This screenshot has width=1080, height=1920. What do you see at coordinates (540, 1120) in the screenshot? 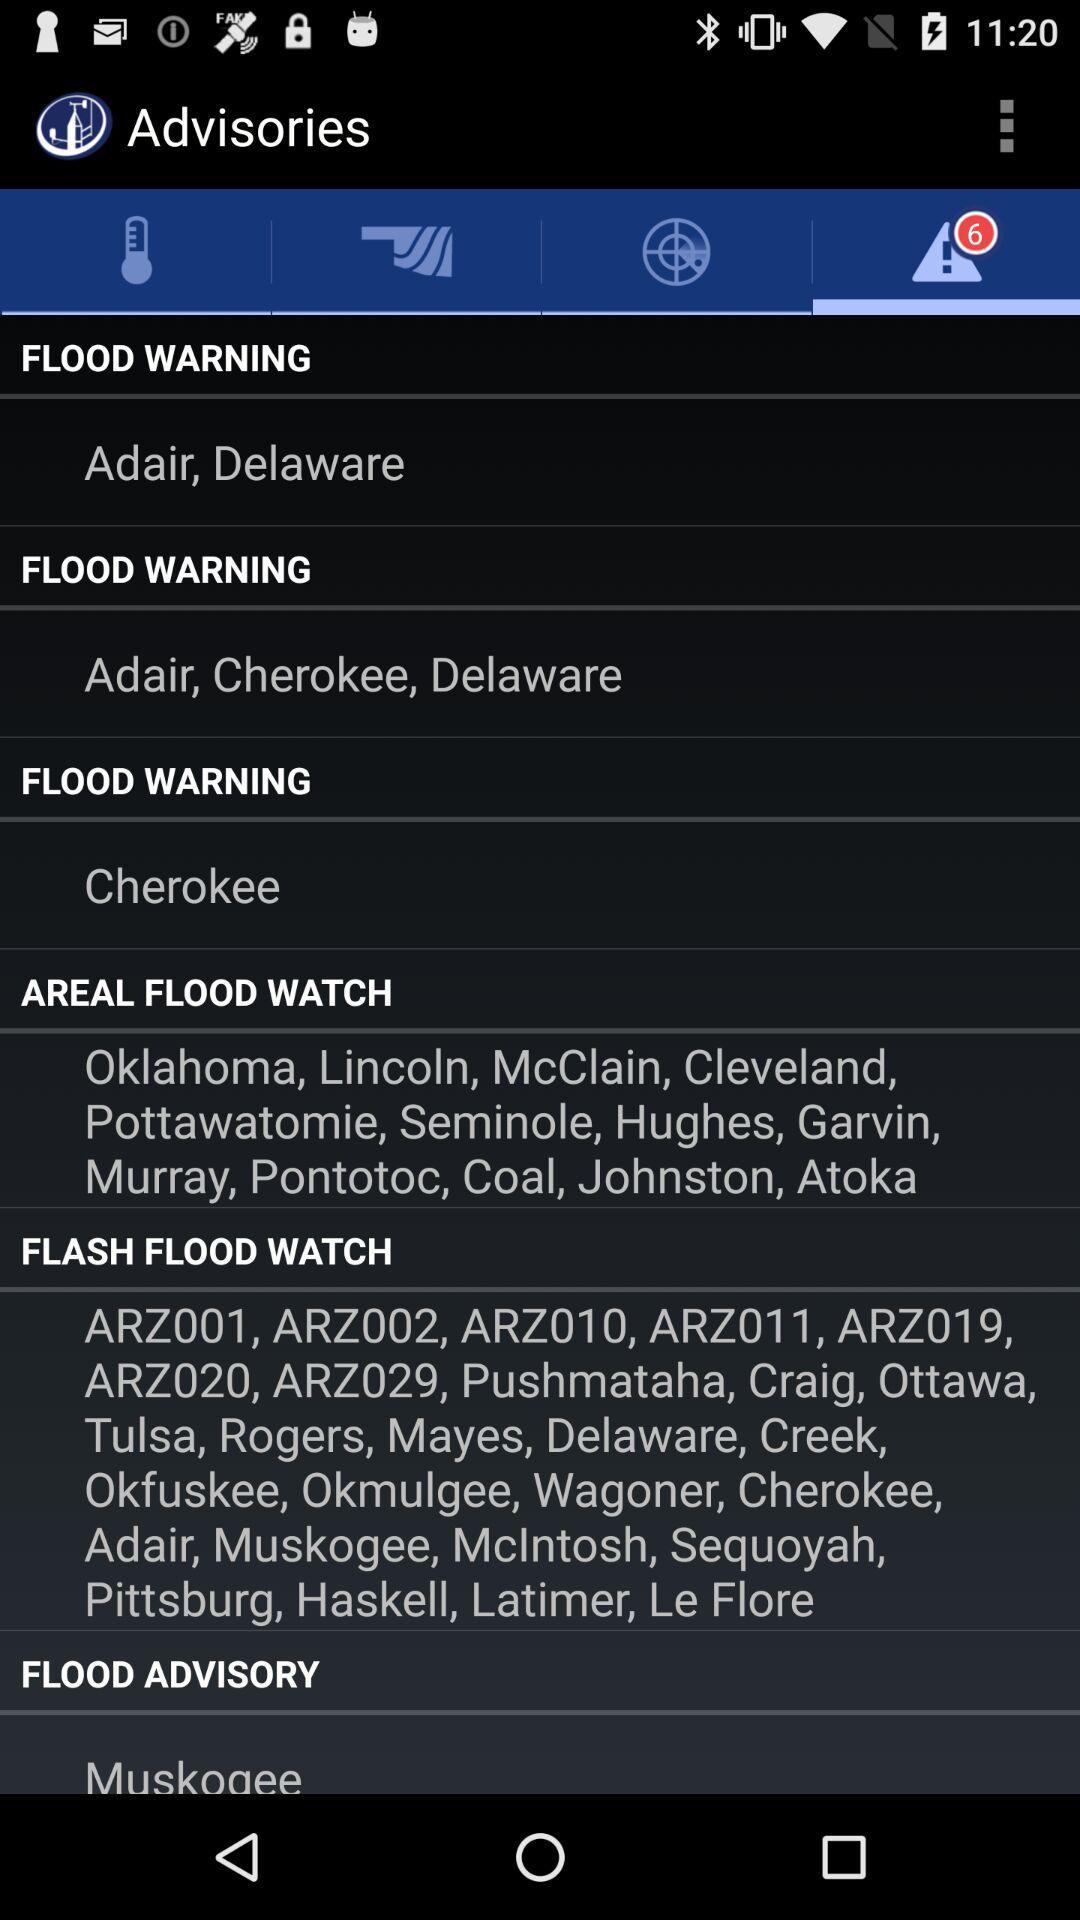
I see `the oklahoma lincoln mcclain item` at bounding box center [540, 1120].